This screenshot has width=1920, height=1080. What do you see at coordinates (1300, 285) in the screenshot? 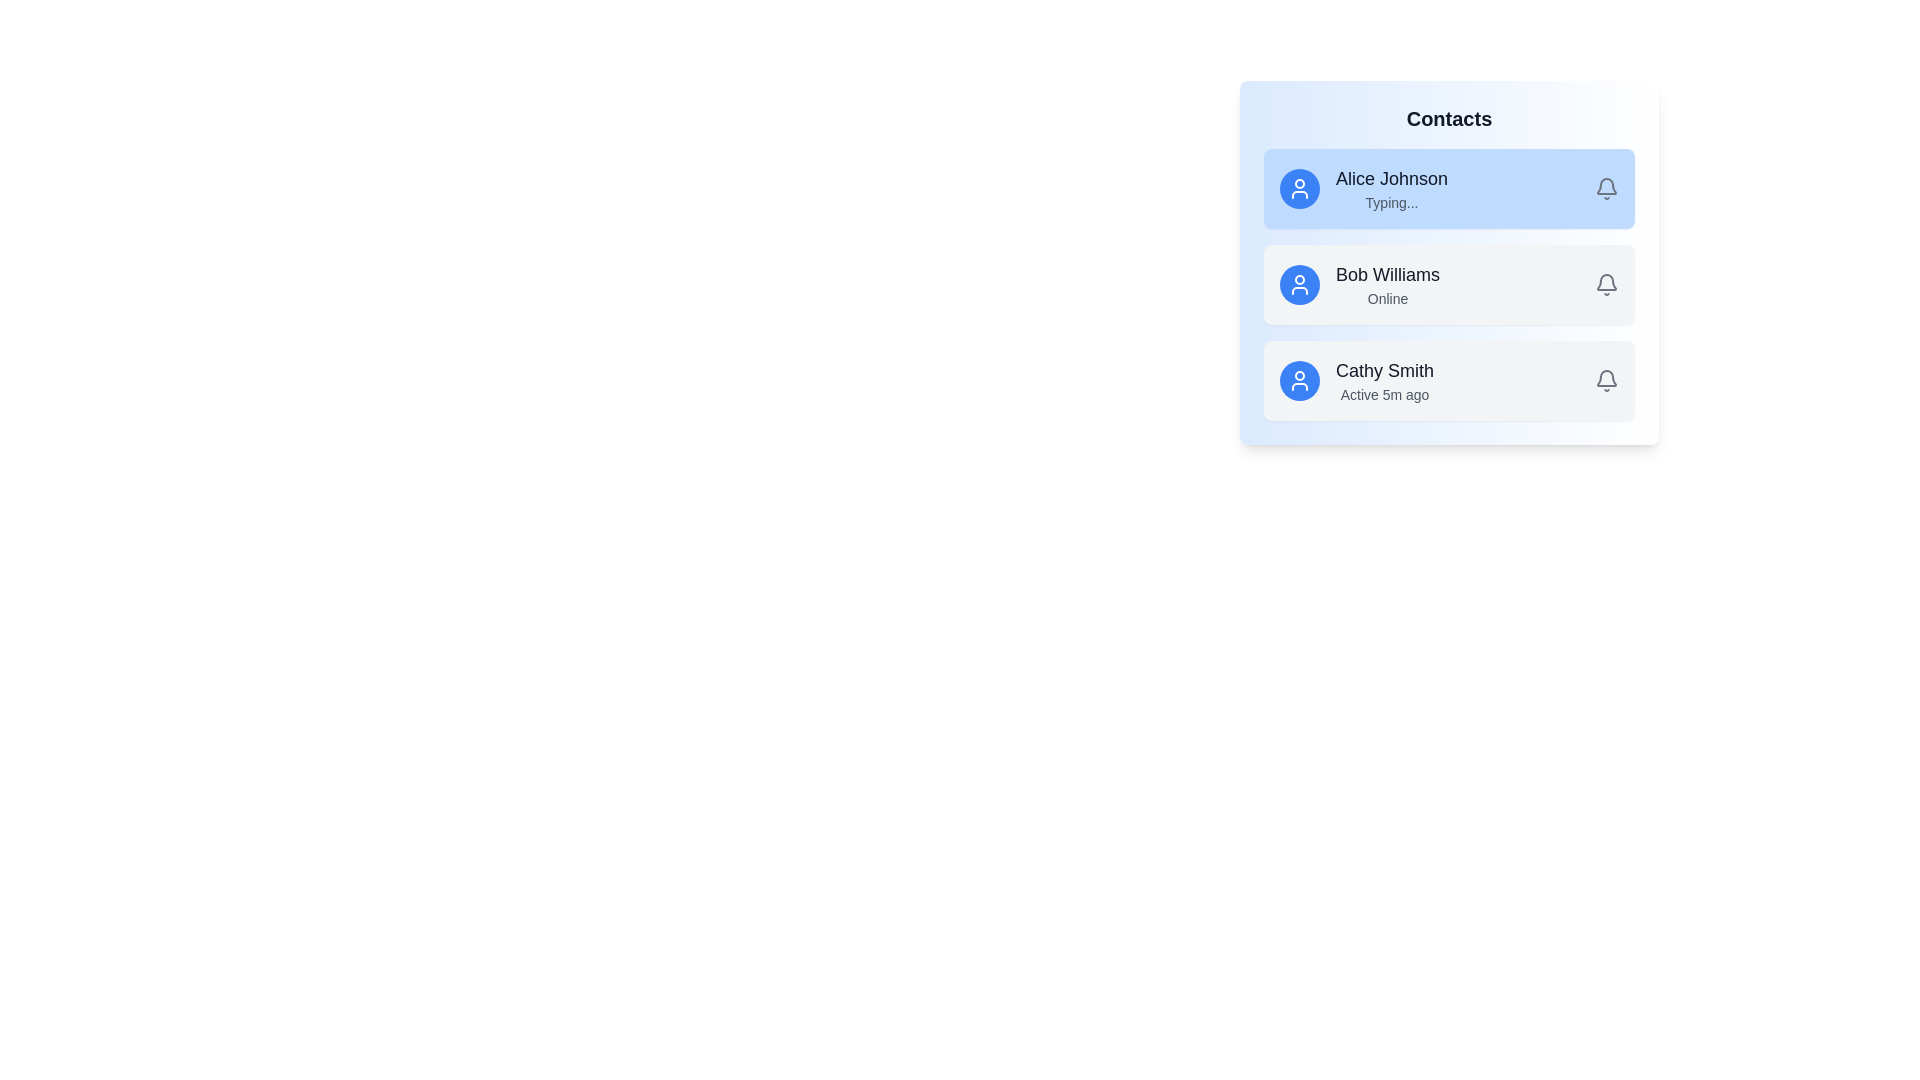
I see `the user avatar icon, which is a rounded profile silhouette in a circular blue background, located in the second row of the contact list next to 'Bob Williams'` at bounding box center [1300, 285].